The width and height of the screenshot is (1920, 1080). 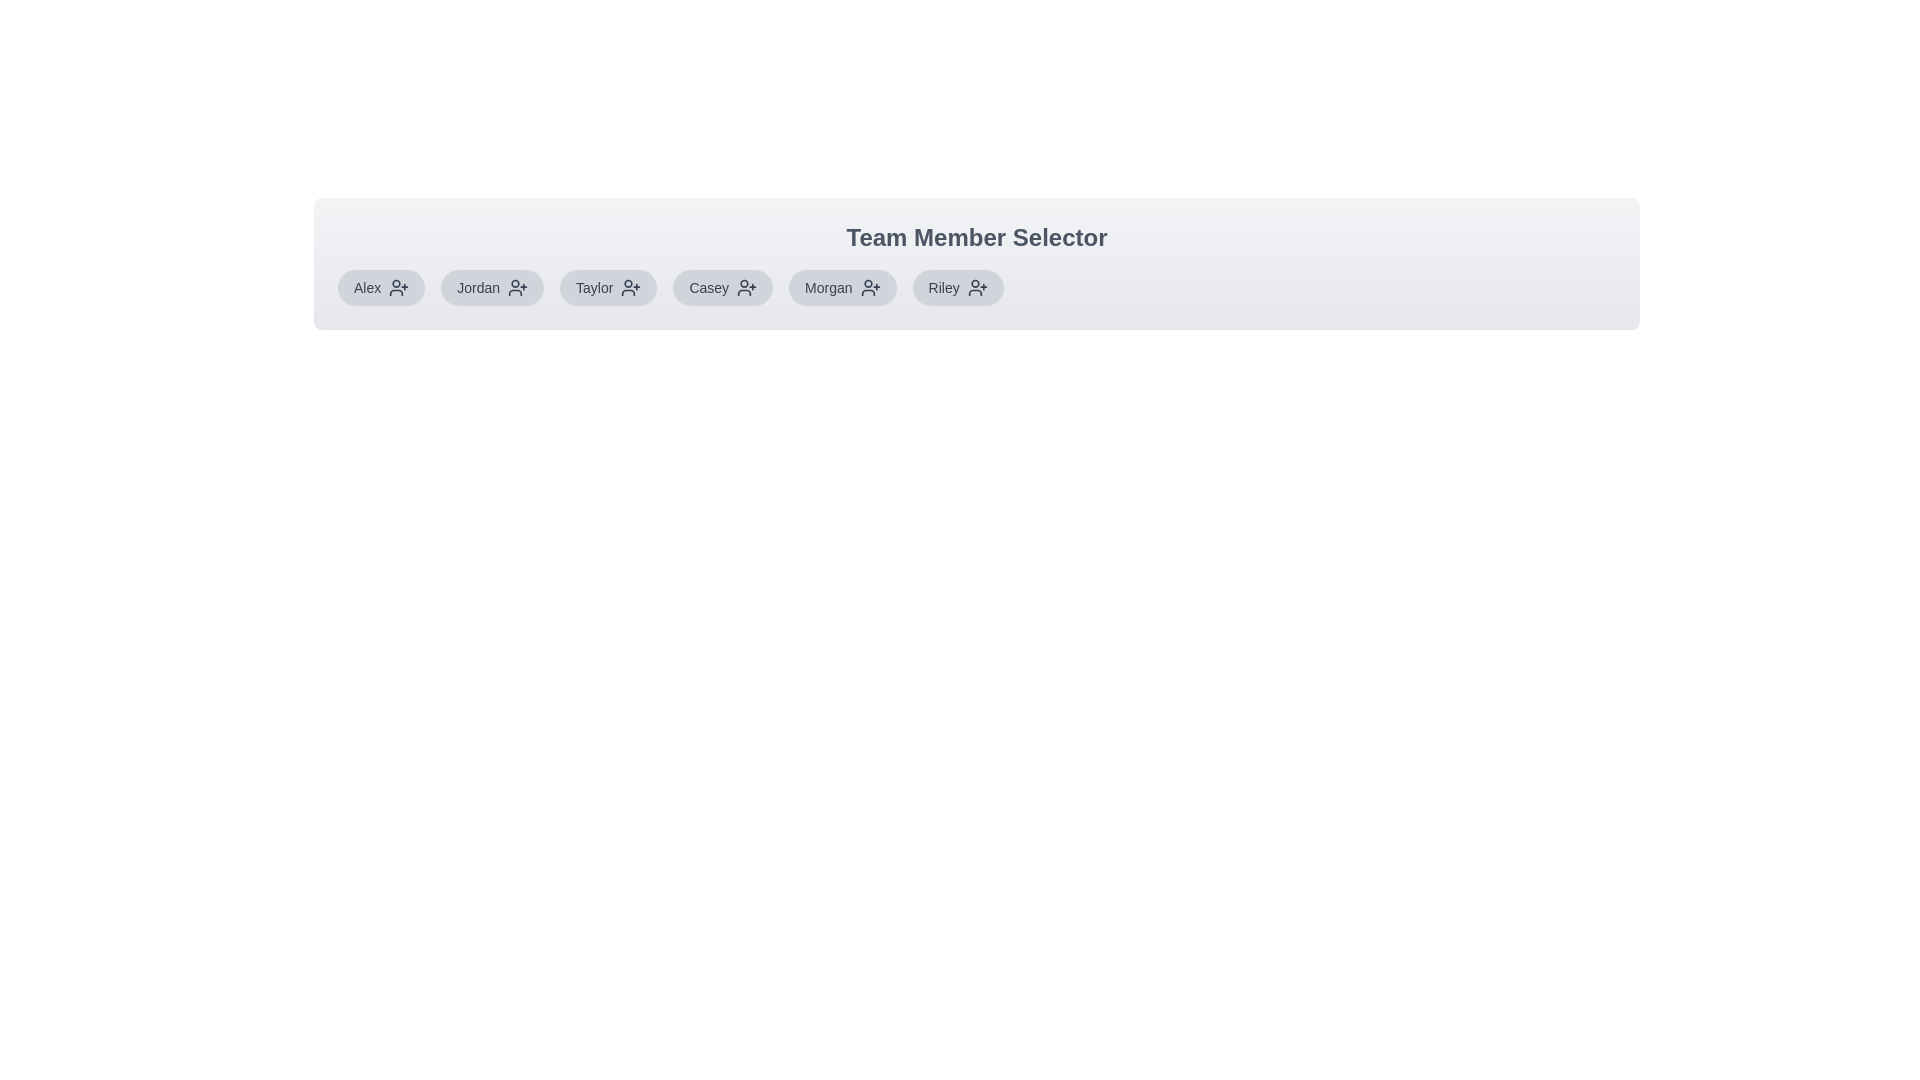 What do you see at coordinates (607, 288) in the screenshot?
I see `the team member Taylor to observe hover styles` at bounding box center [607, 288].